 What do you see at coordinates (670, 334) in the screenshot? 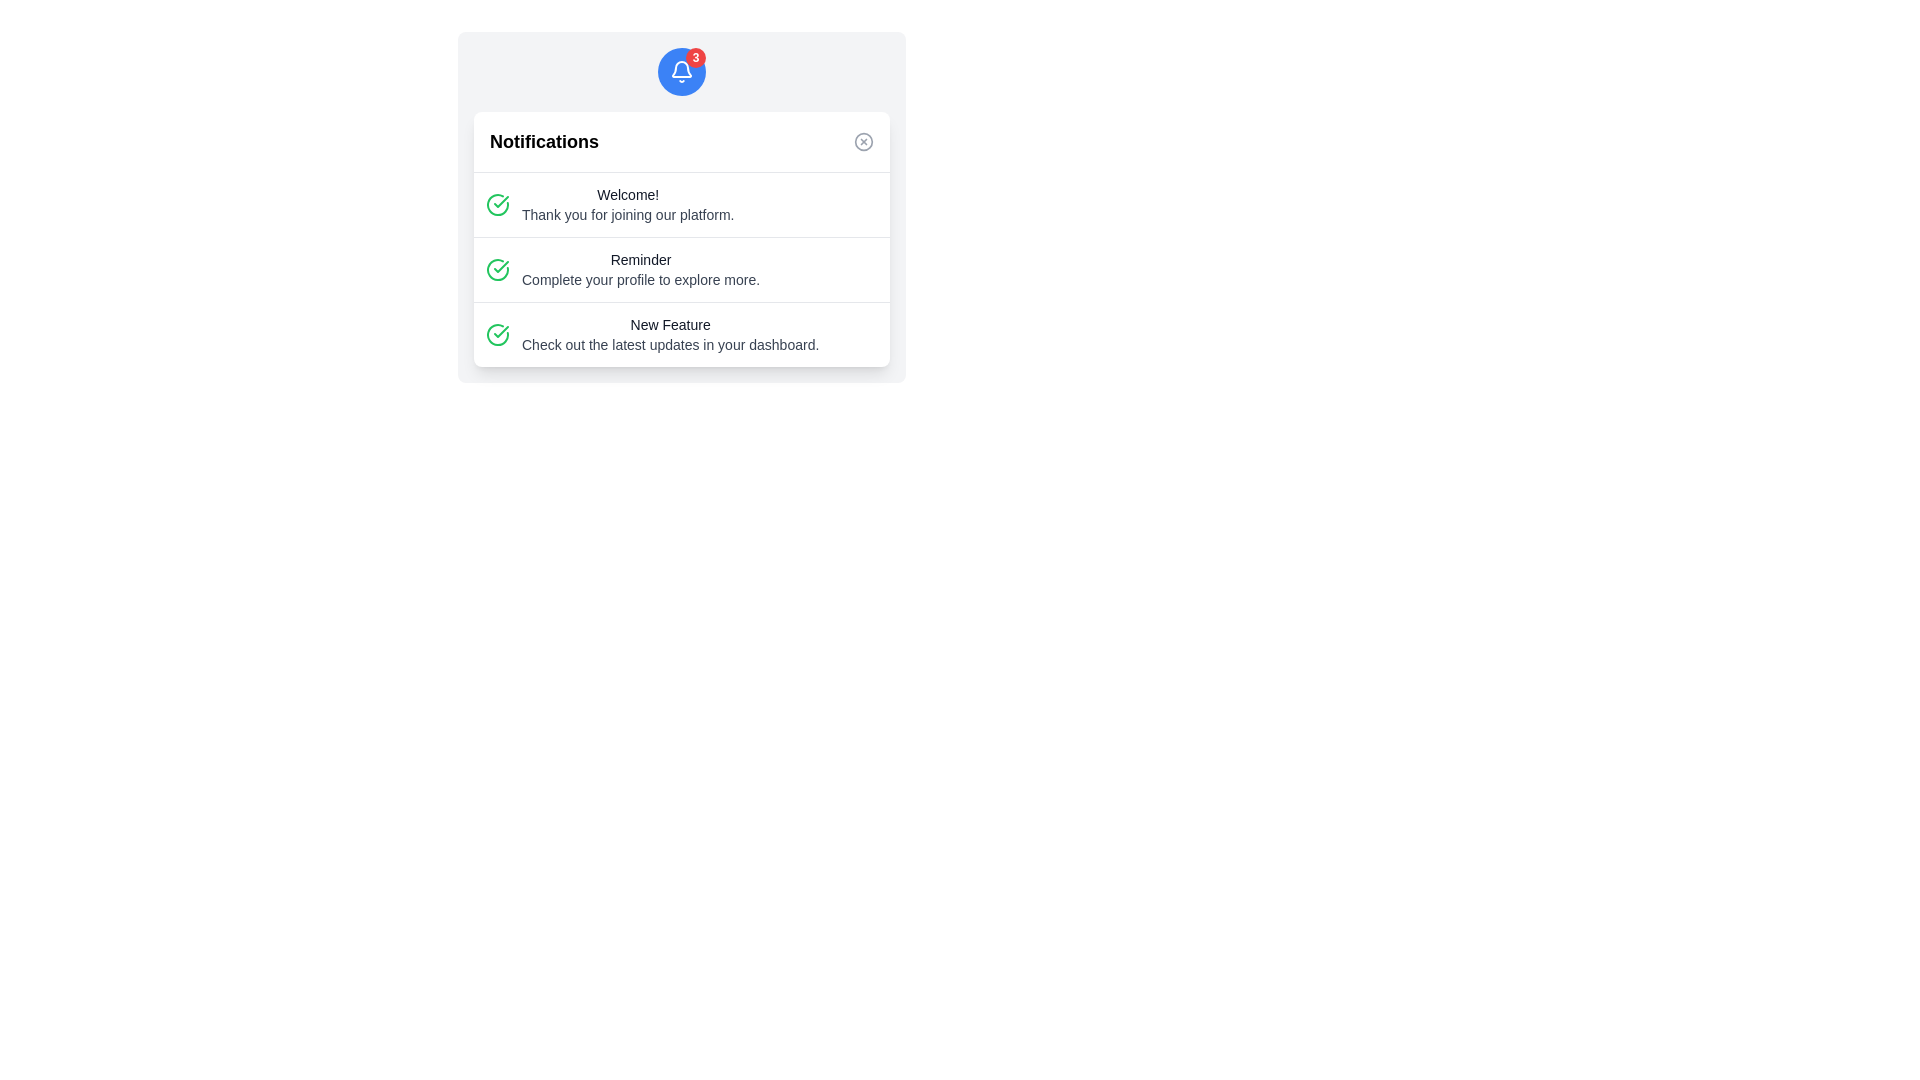
I see `the text display block containing 'New Feature' and 'Check out the latest updates in your dashboard', which is the third notification item in the notifications panel` at bounding box center [670, 334].